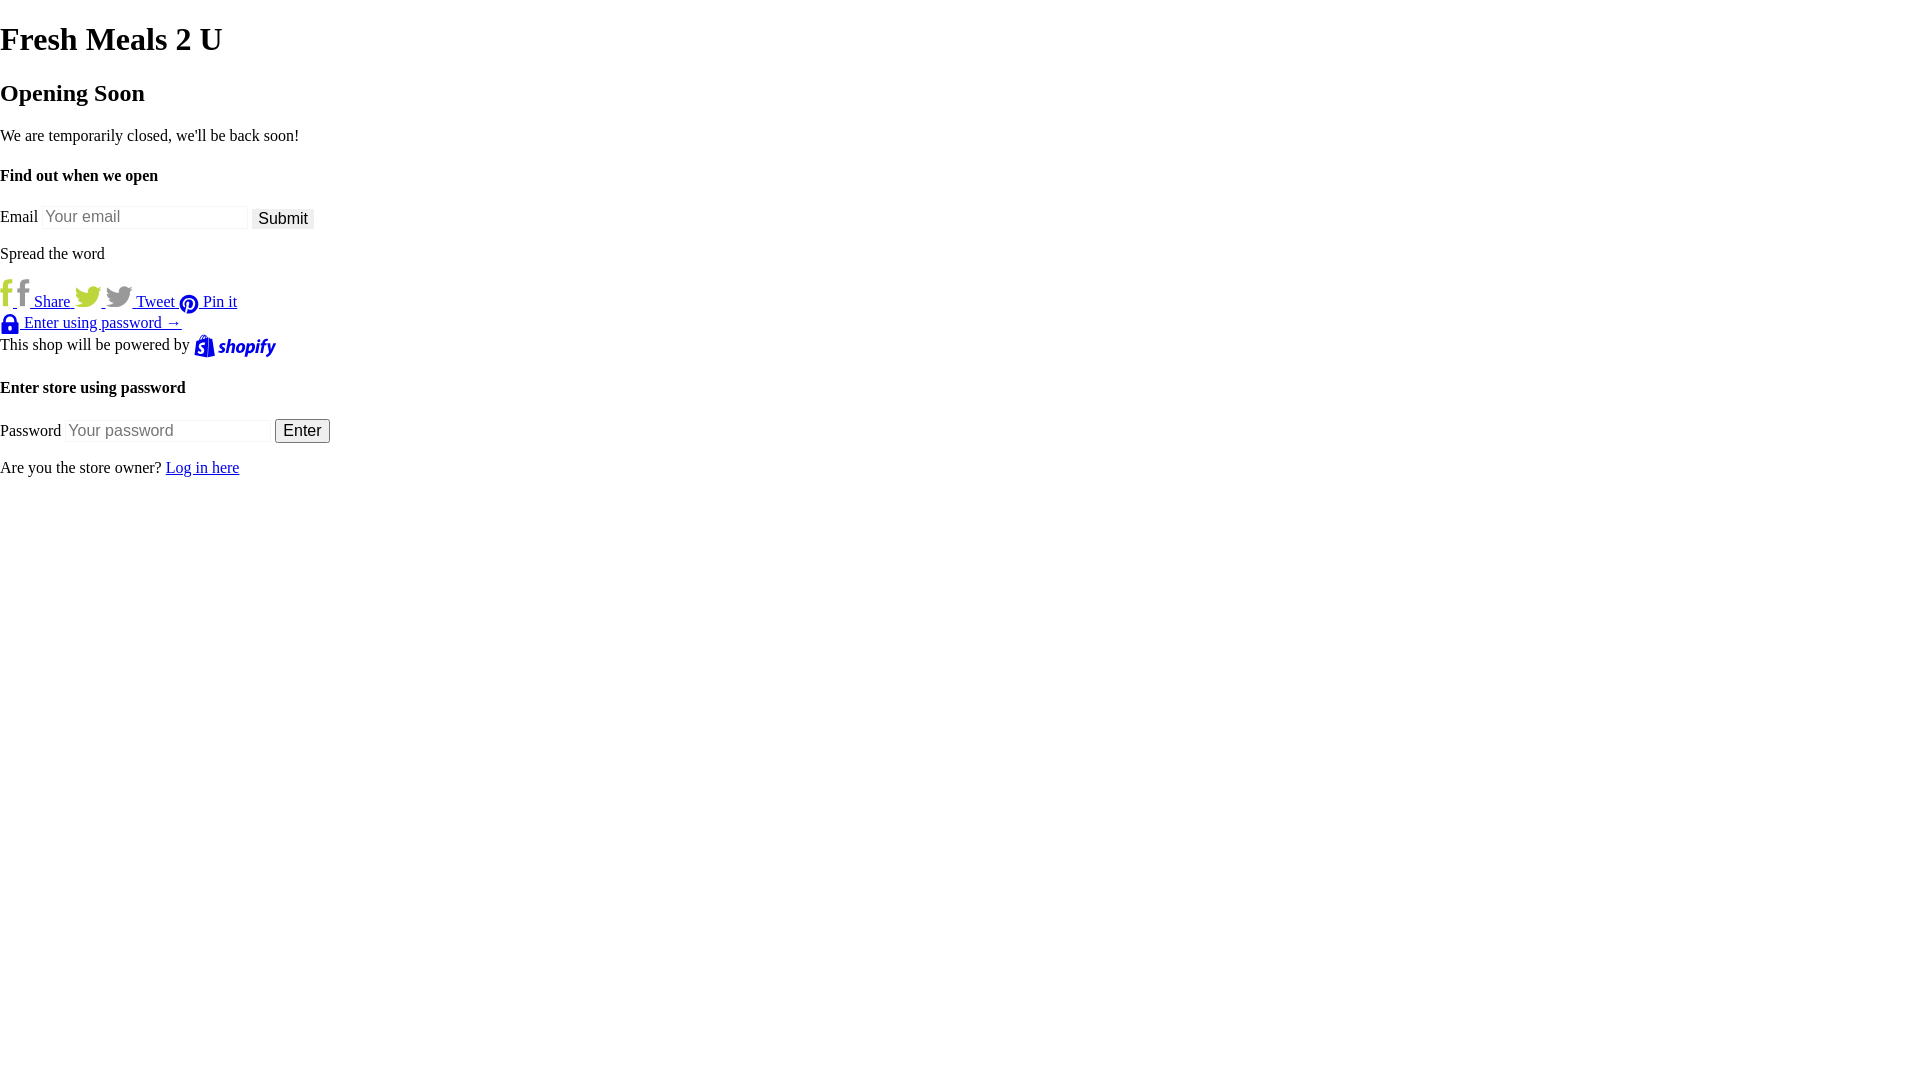 This screenshot has height=1080, width=1920. What do you see at coordinates (235, 343) in the screenshot?
I see `'Shopify'` at bounding box center [235, 343].